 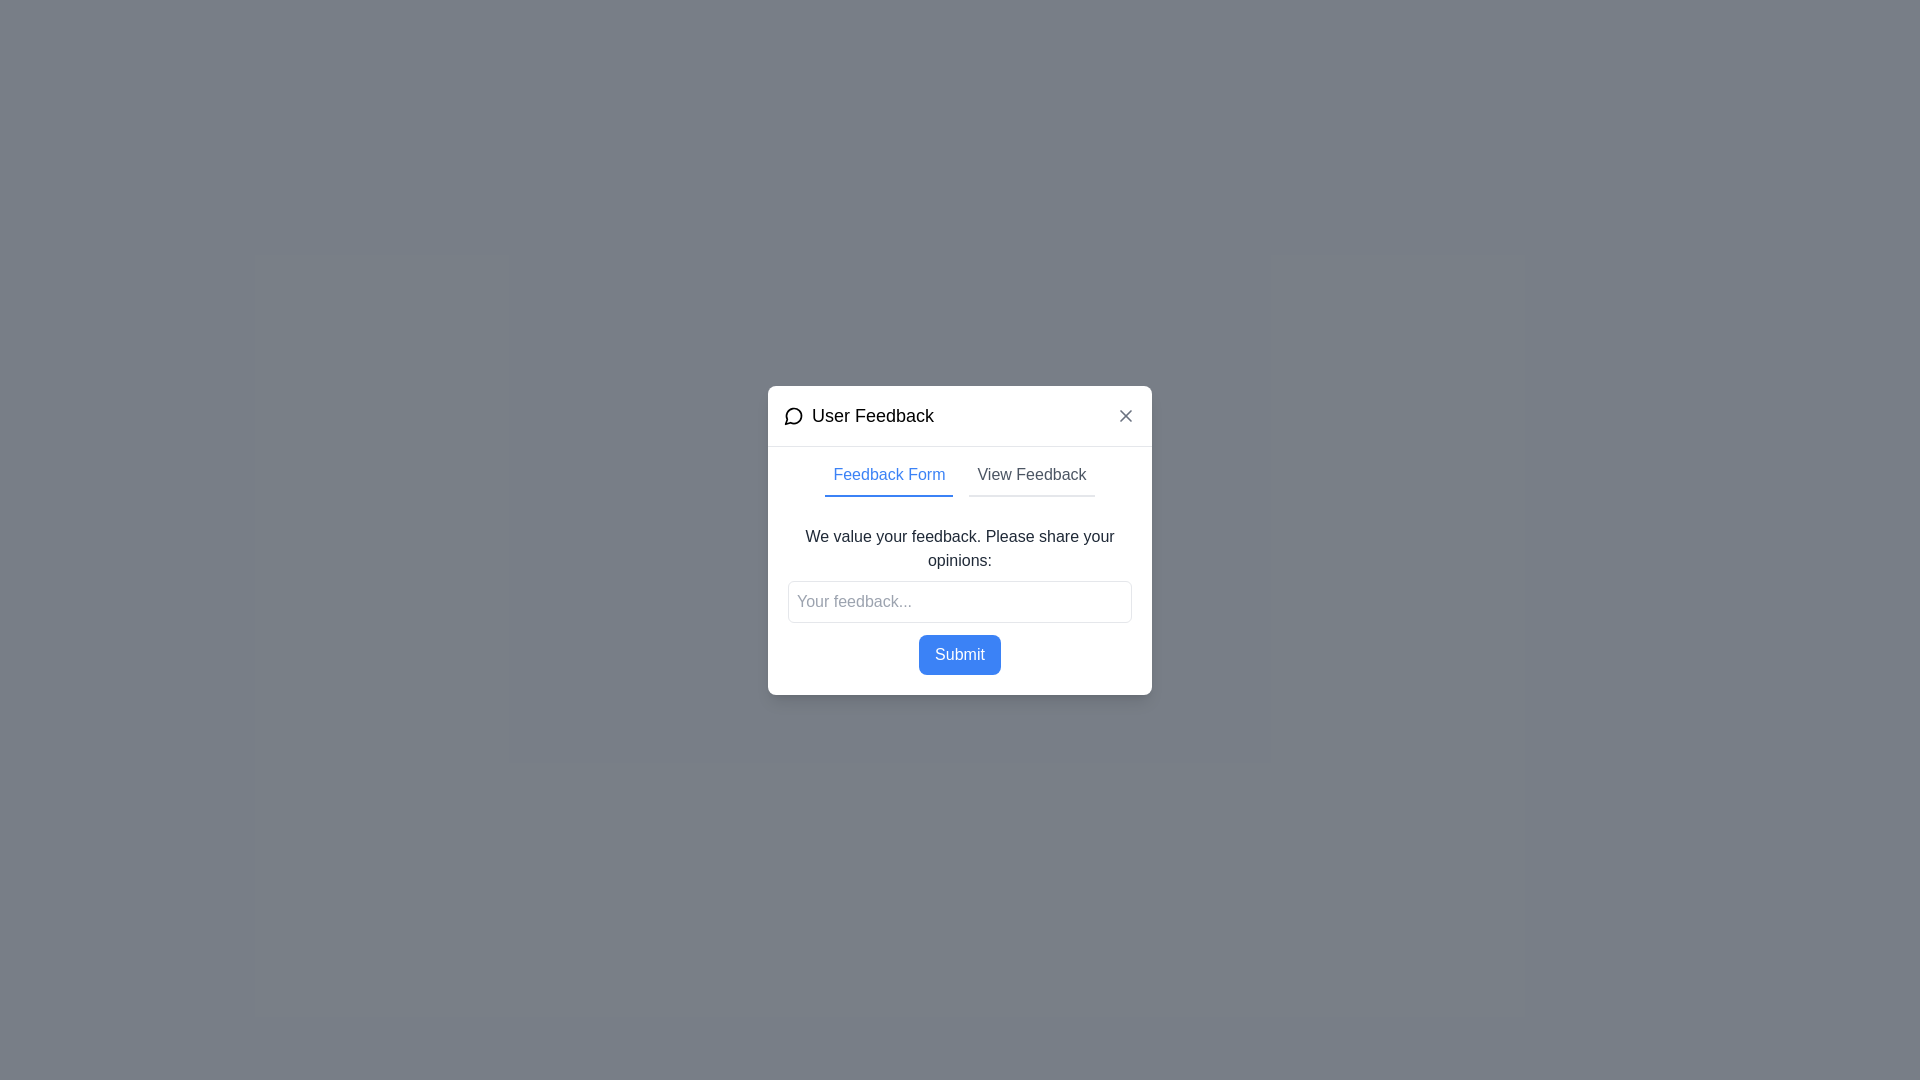 What do you see at coordinates (887, 474) in the screenshot?
I see `the first button or tab link within the 'User Feedback' modal` at bounding box center [887, 474].